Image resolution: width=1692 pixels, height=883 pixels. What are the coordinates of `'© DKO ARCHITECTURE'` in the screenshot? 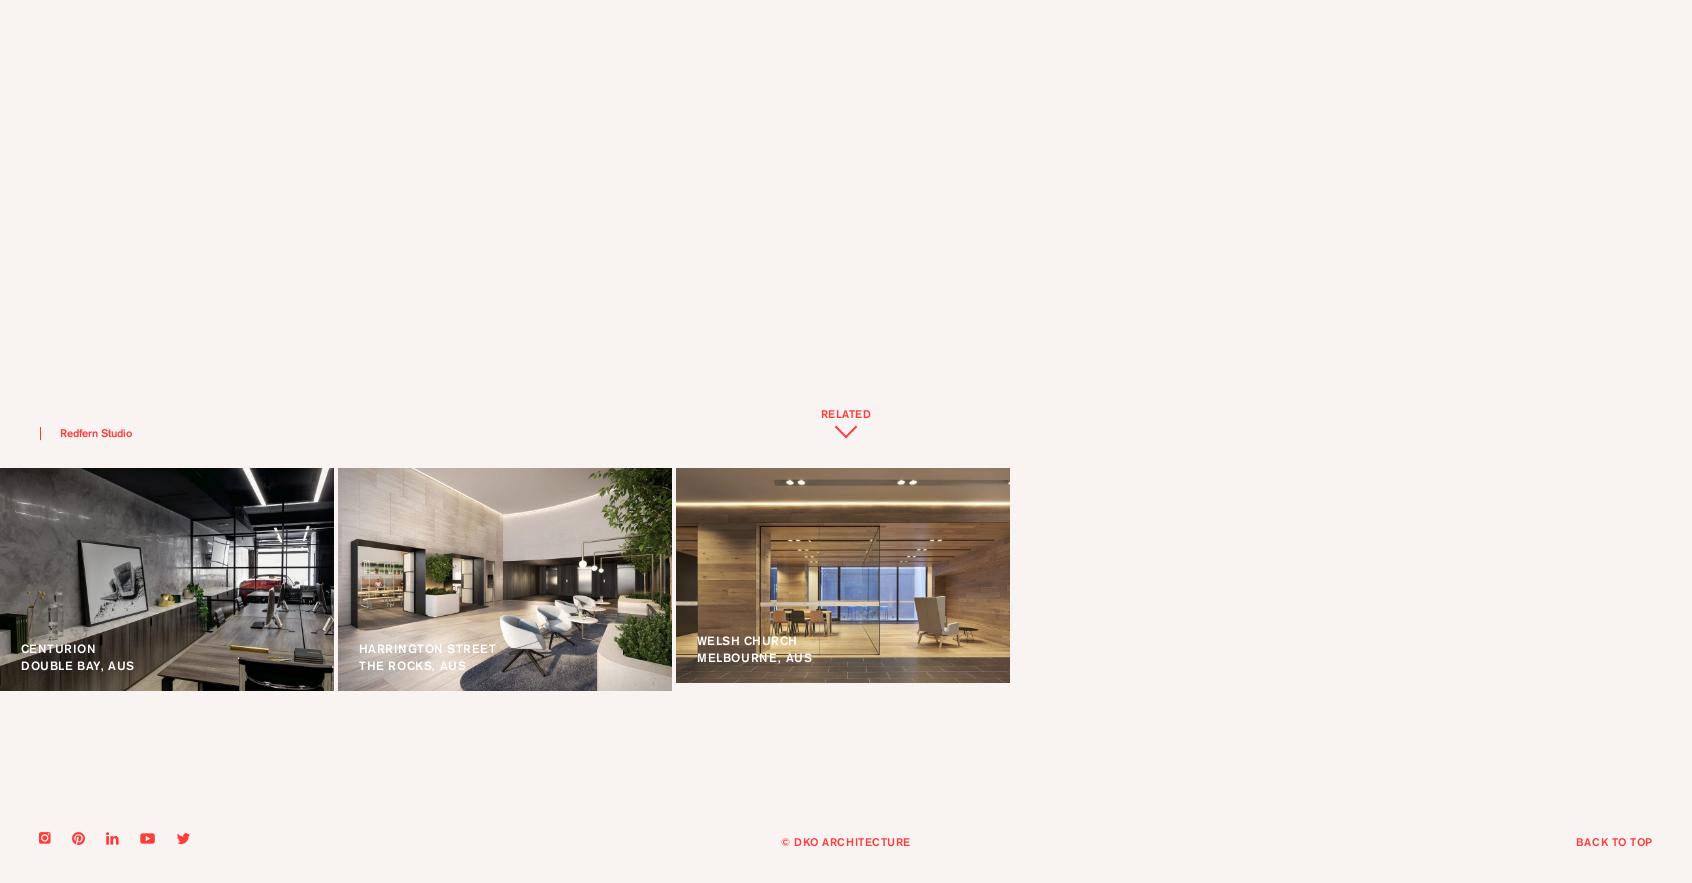 It's located at (845, 842).